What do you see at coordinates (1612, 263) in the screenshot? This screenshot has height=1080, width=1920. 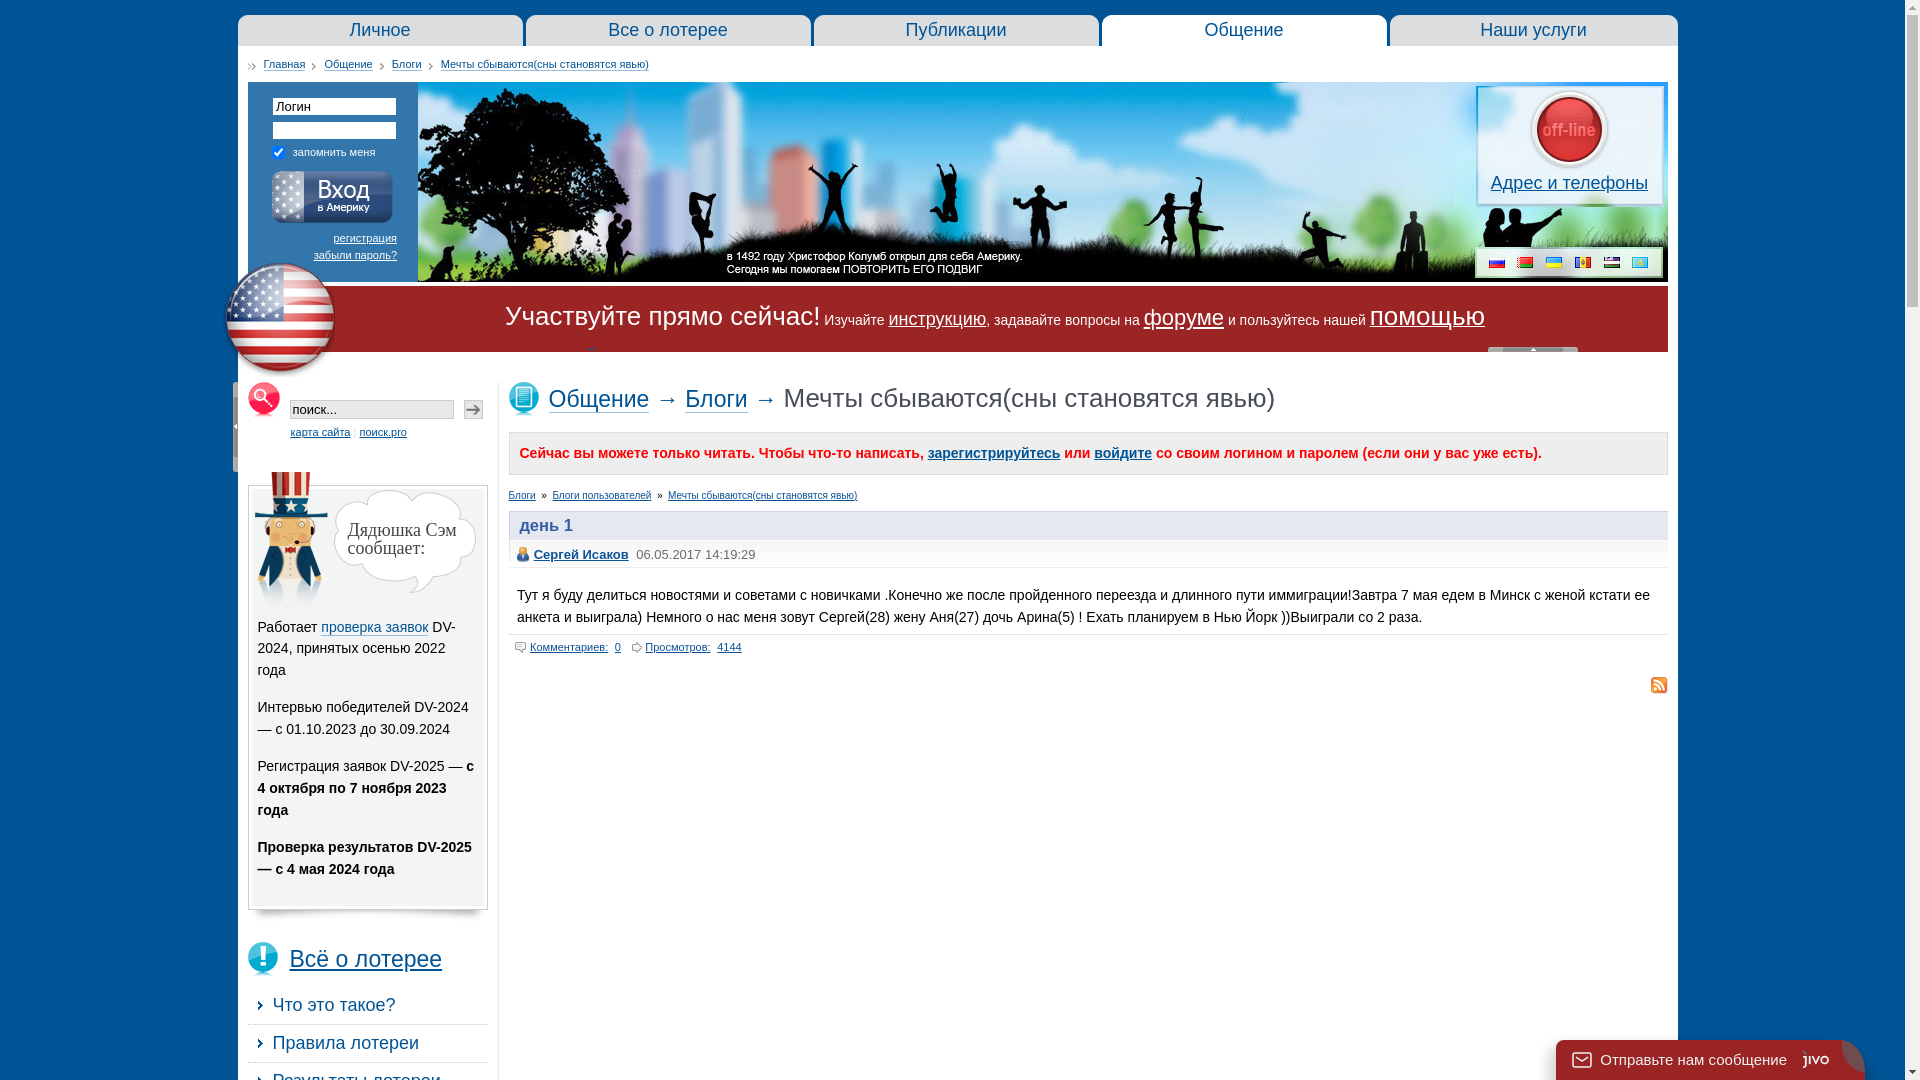 I see `'uz'` at bounding box center [1612, 263].